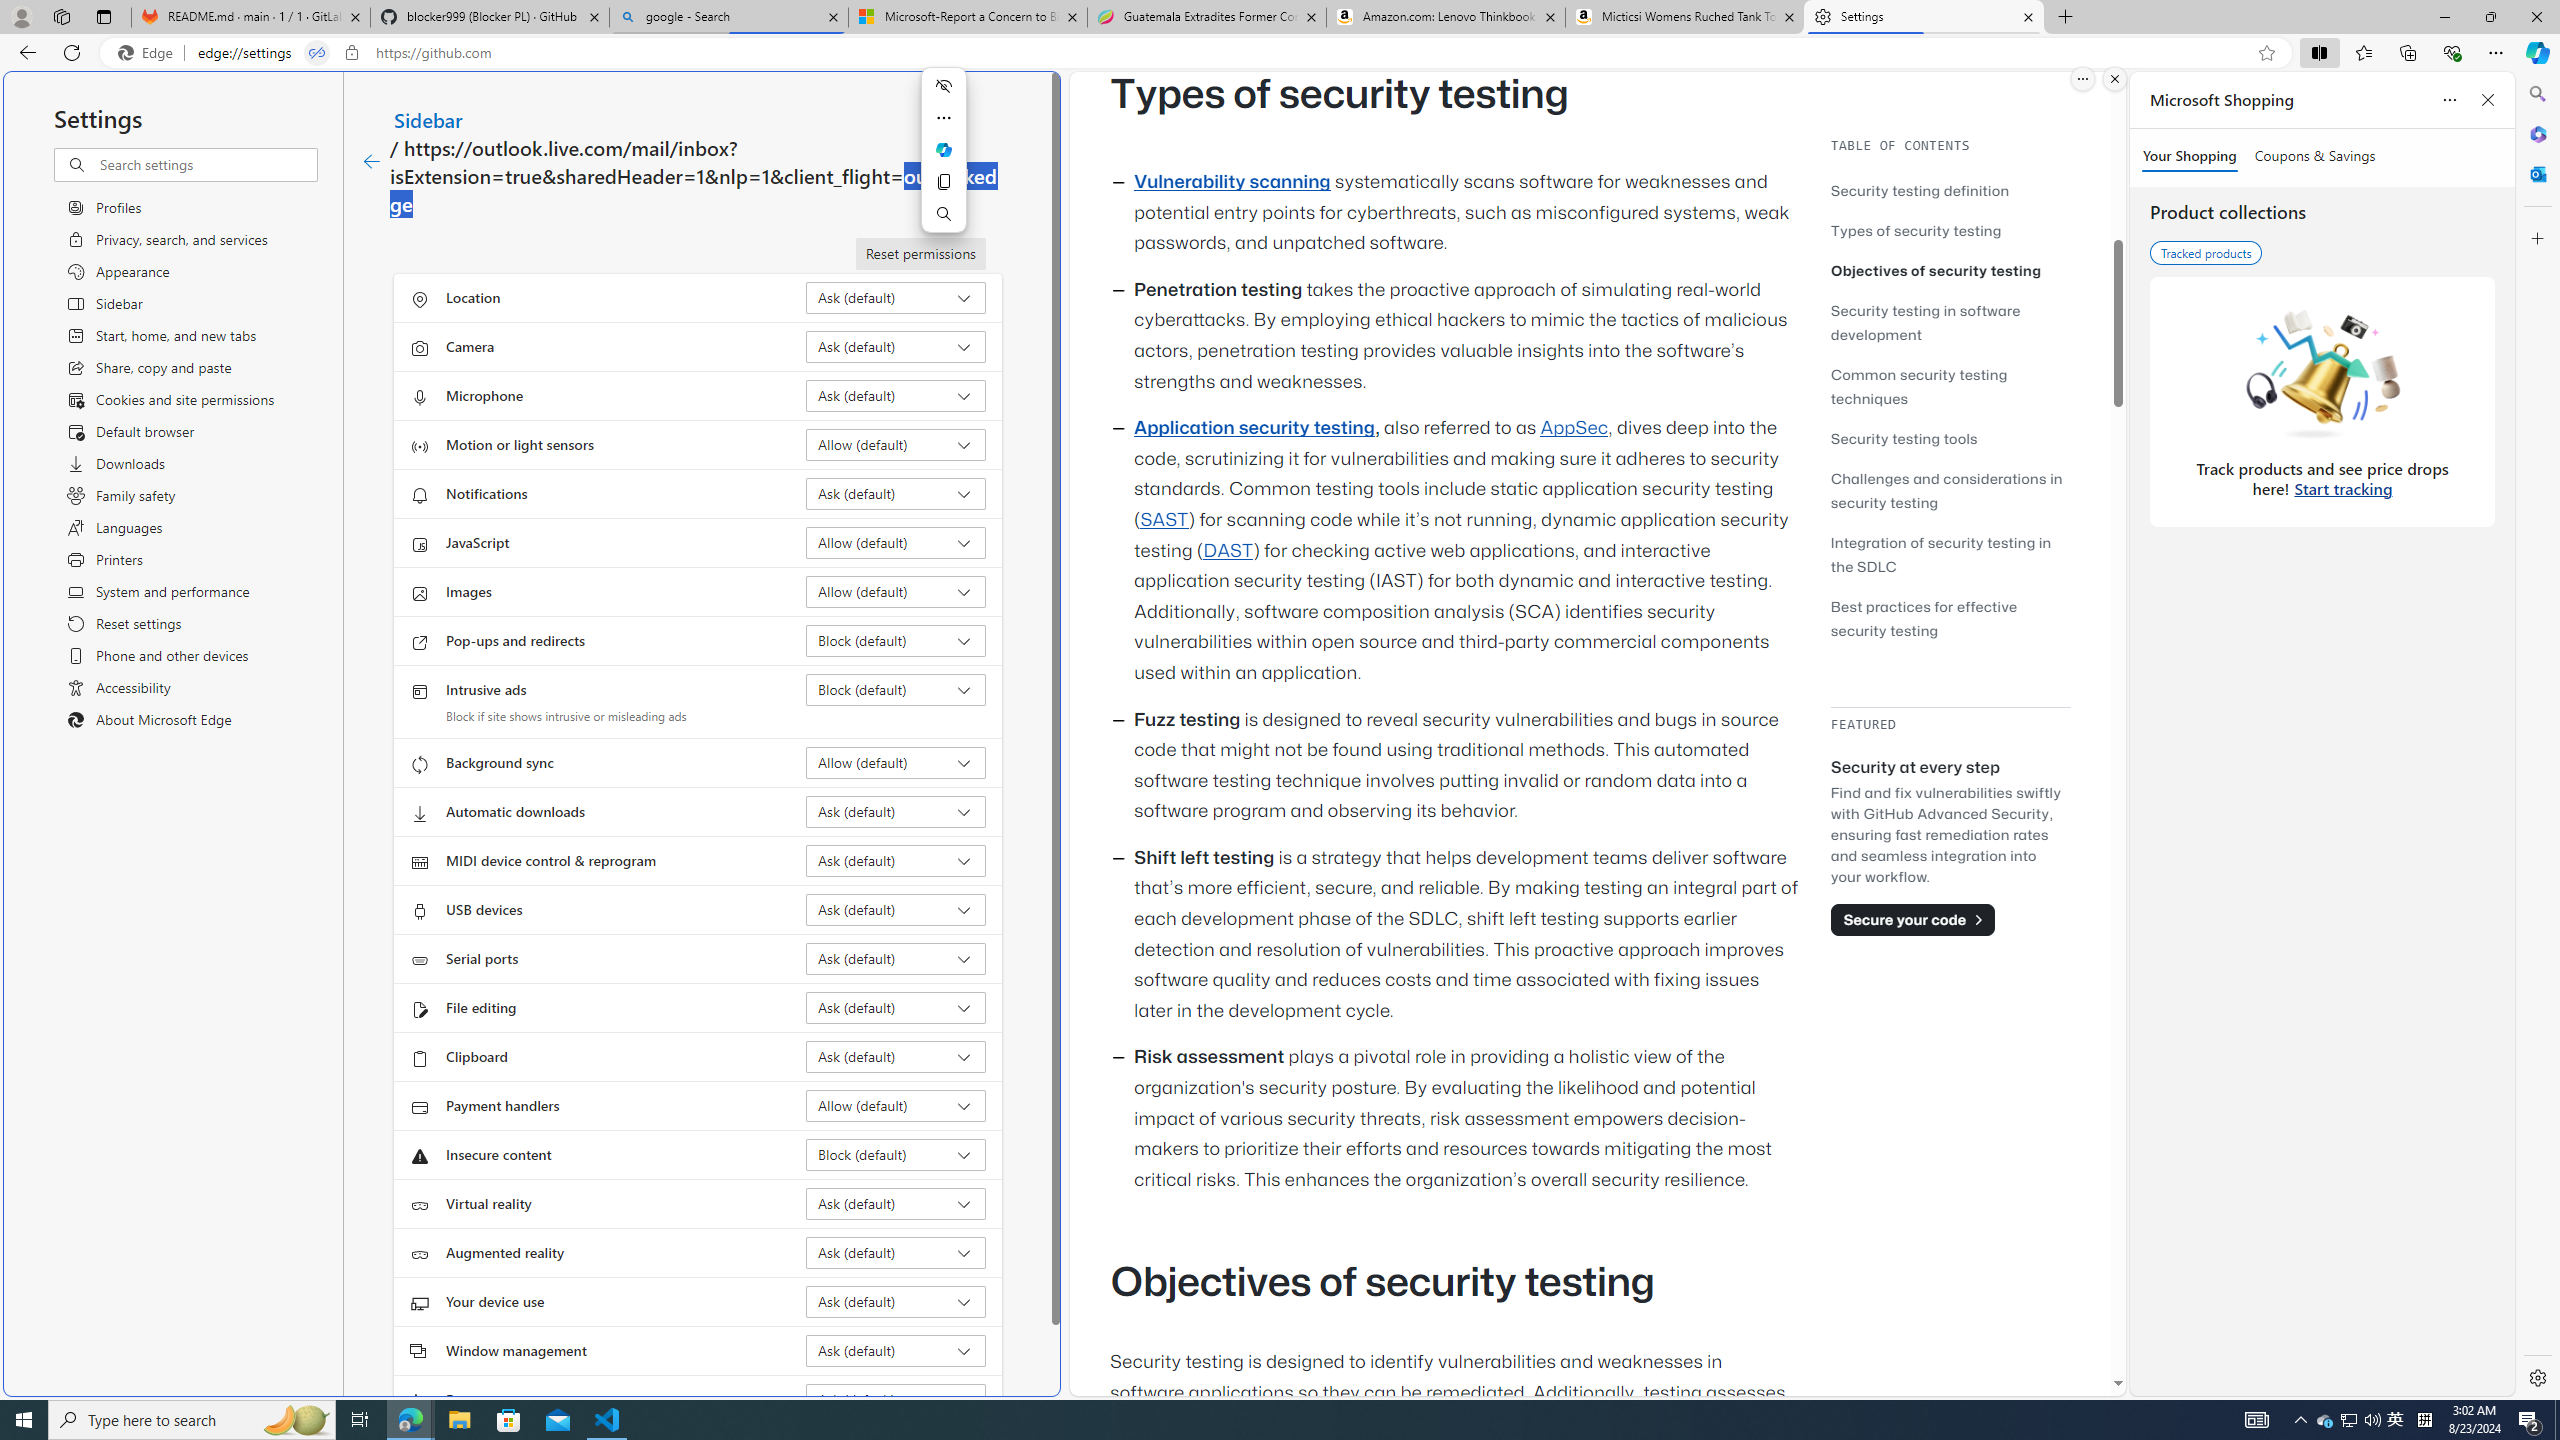  Describe the element at coordinates (896, 689) in the screenshot. I see `'Intrusive ads Block (default)'` at that location.